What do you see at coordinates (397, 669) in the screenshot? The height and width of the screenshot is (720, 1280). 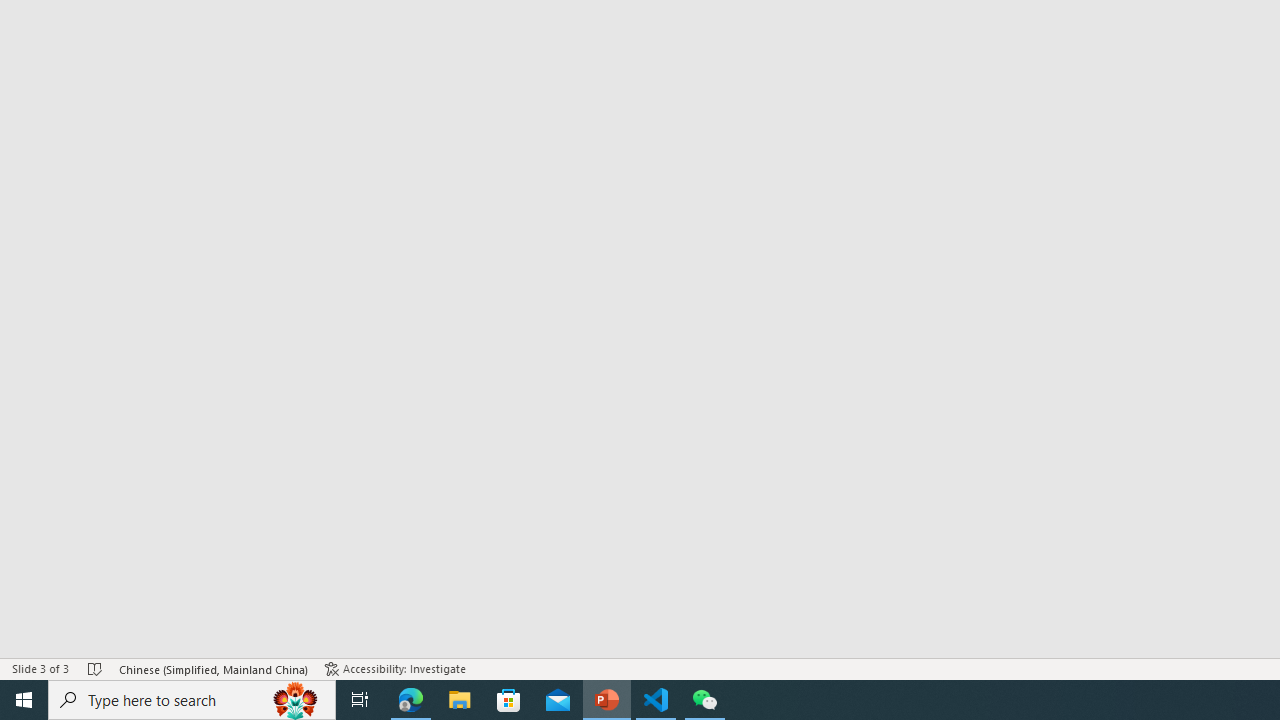 I see `'Accessibility Checker Accessibility: Investigate'` at bounding box center [397, 669].